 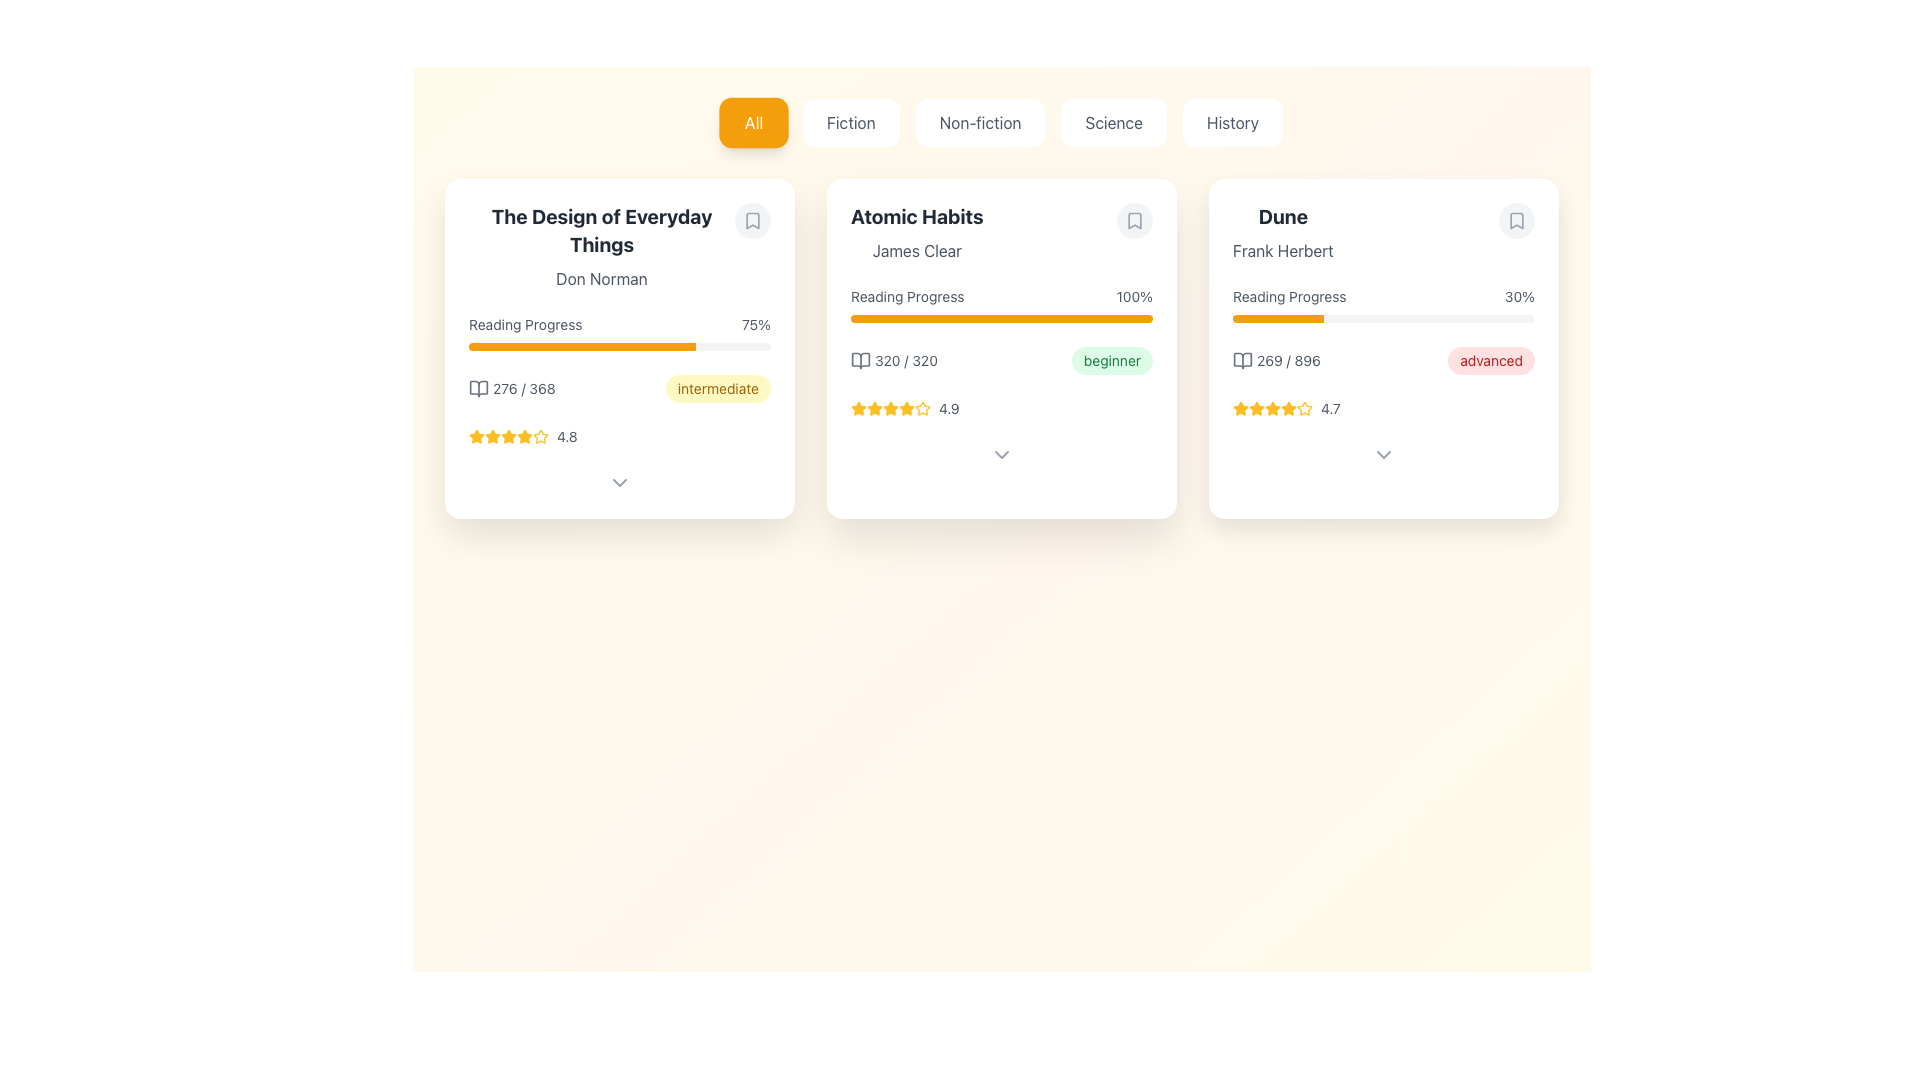 What do you see at coordinates (752, 220) in the screenshot?
I see `the Bookmark icon located in the top-right corner of the card for 'The Design of Everyday Things'` at bounding box center [752, 220].